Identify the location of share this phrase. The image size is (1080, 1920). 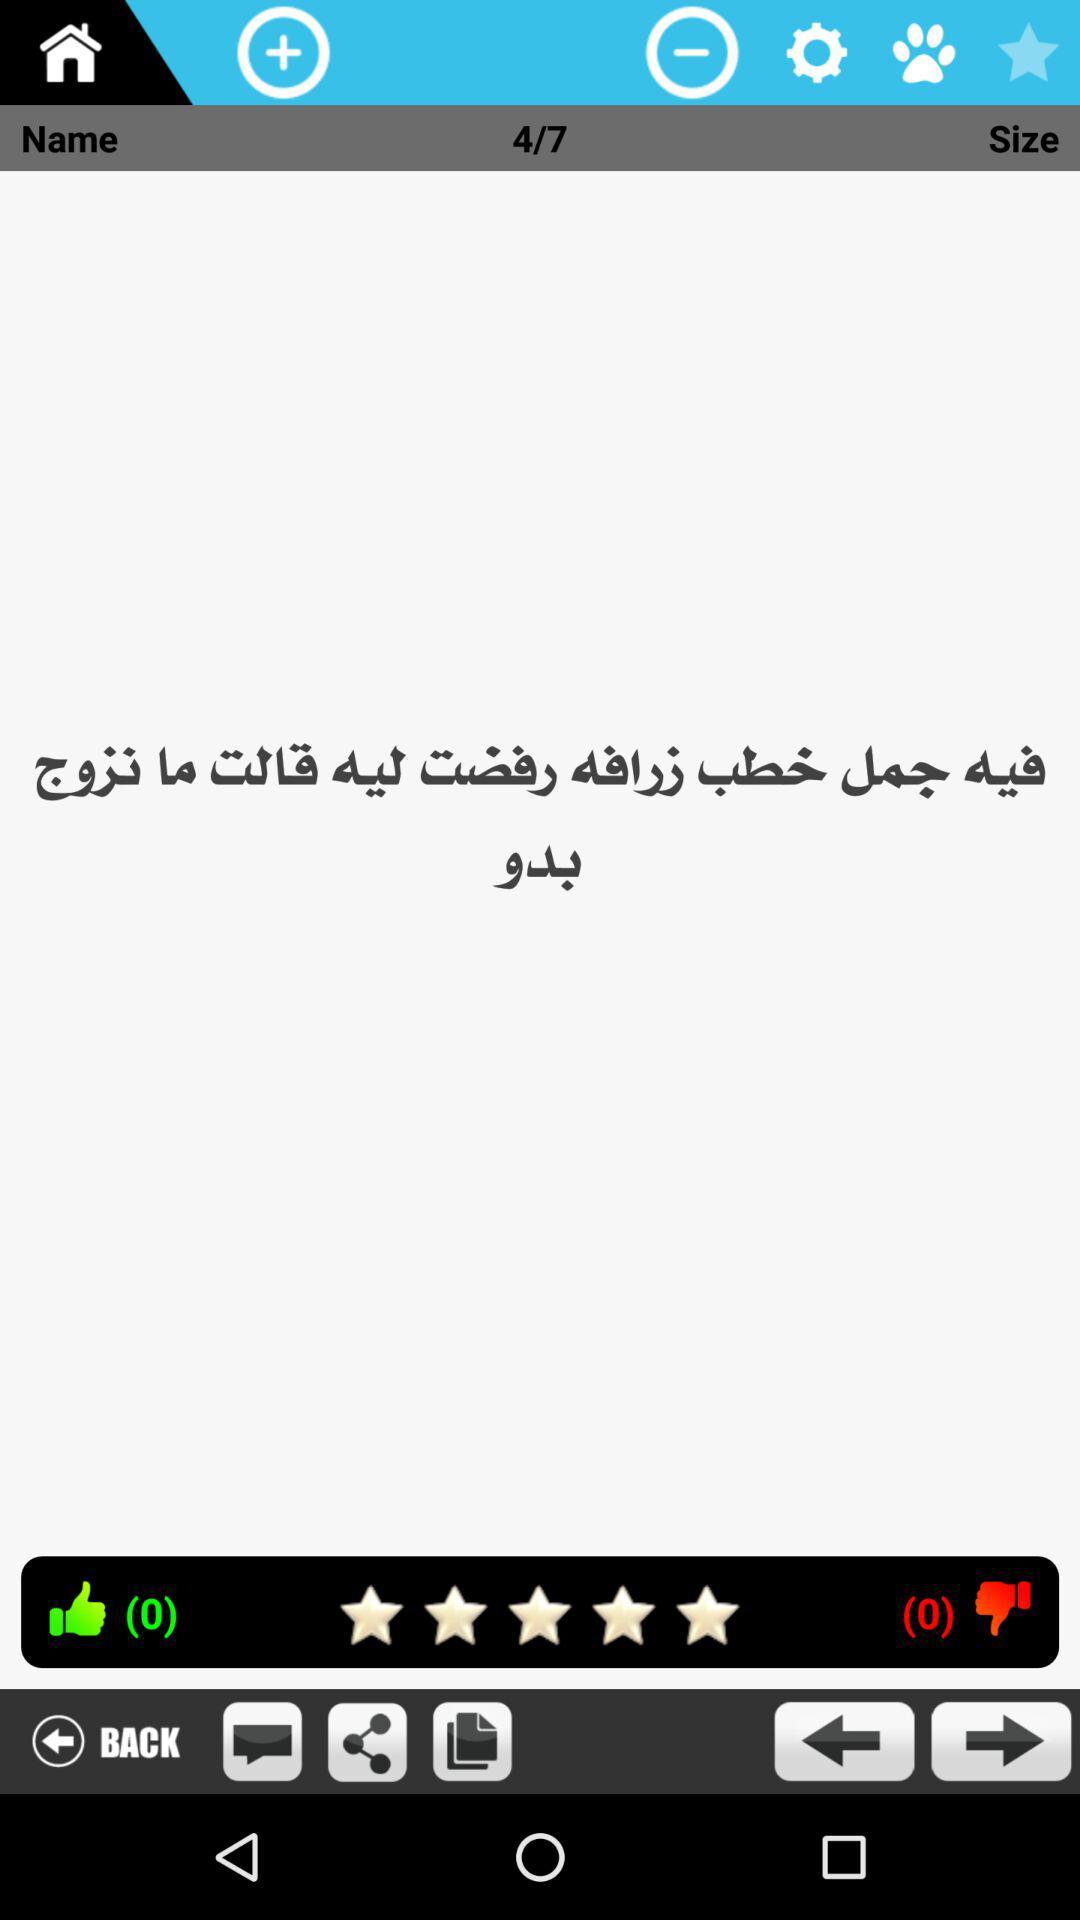
(367, 1740).